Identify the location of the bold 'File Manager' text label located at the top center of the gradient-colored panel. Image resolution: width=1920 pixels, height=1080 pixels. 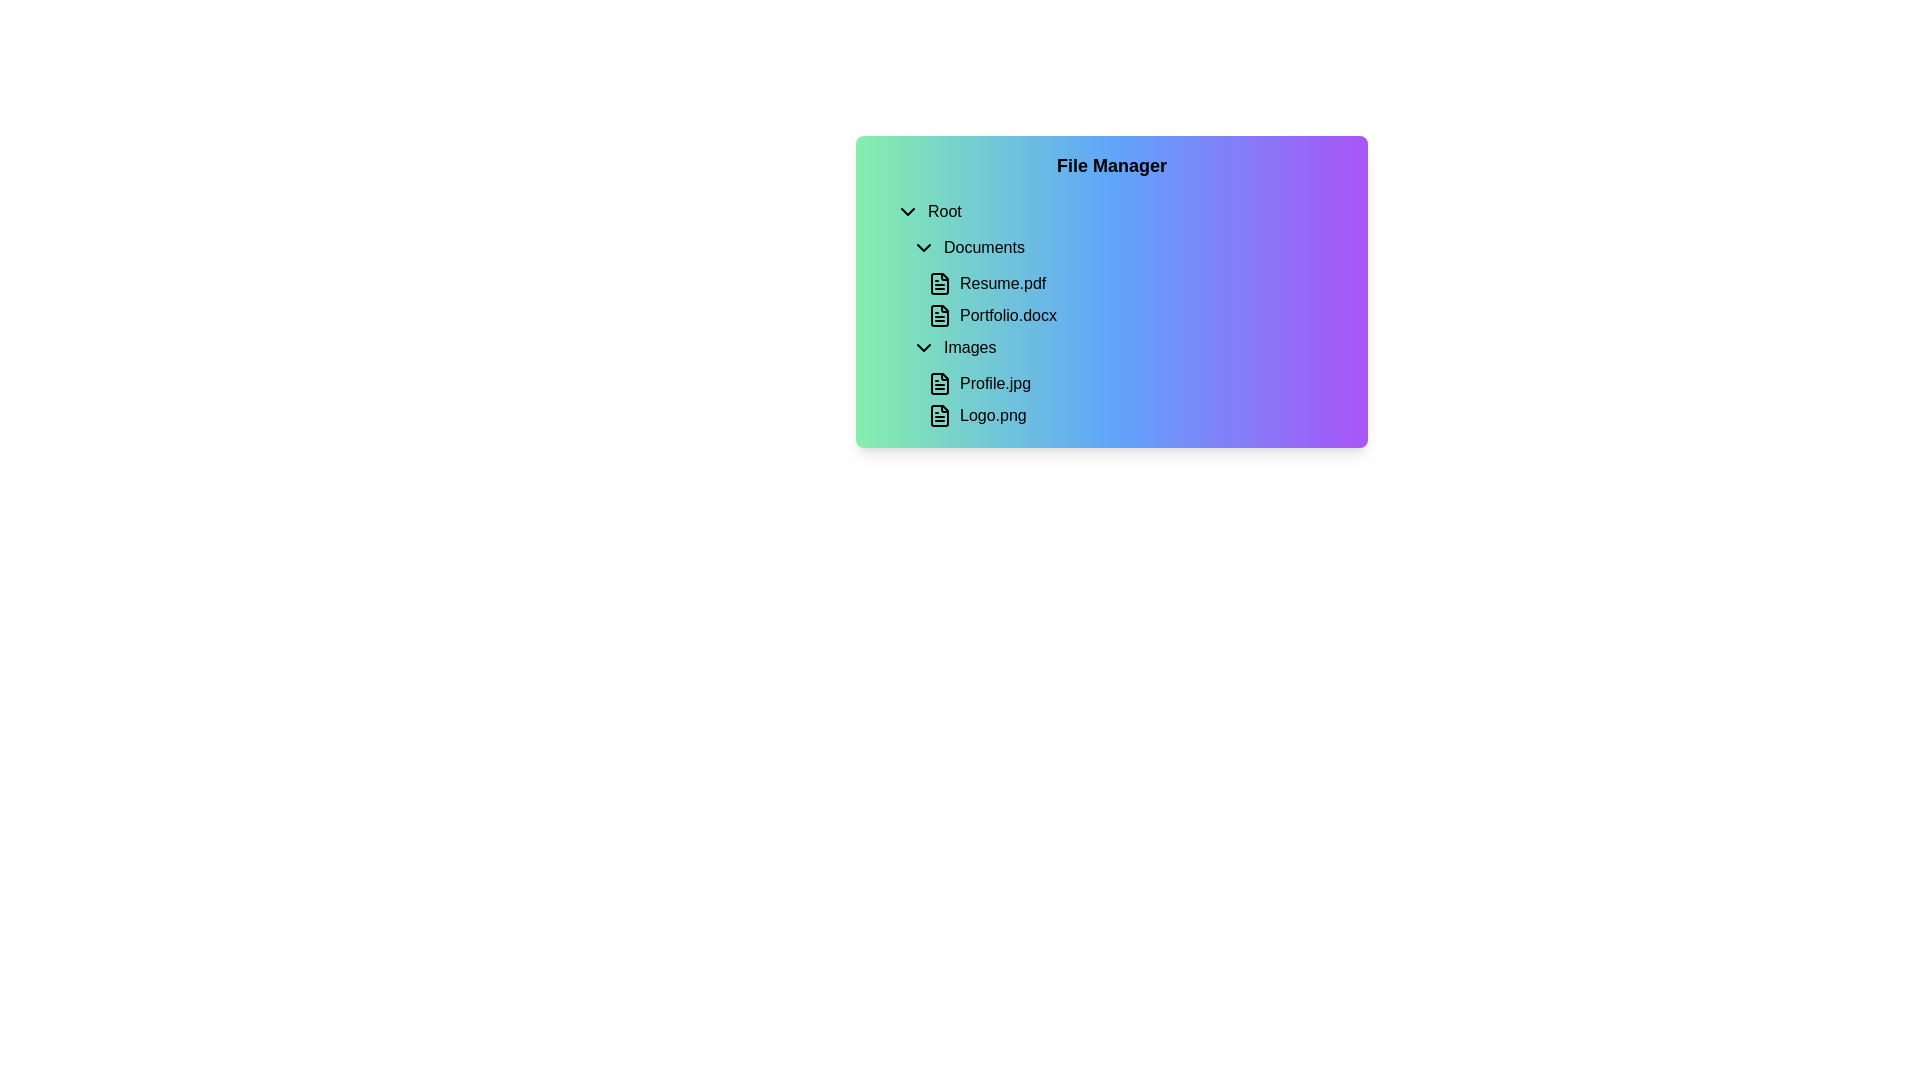
(1111, 164).